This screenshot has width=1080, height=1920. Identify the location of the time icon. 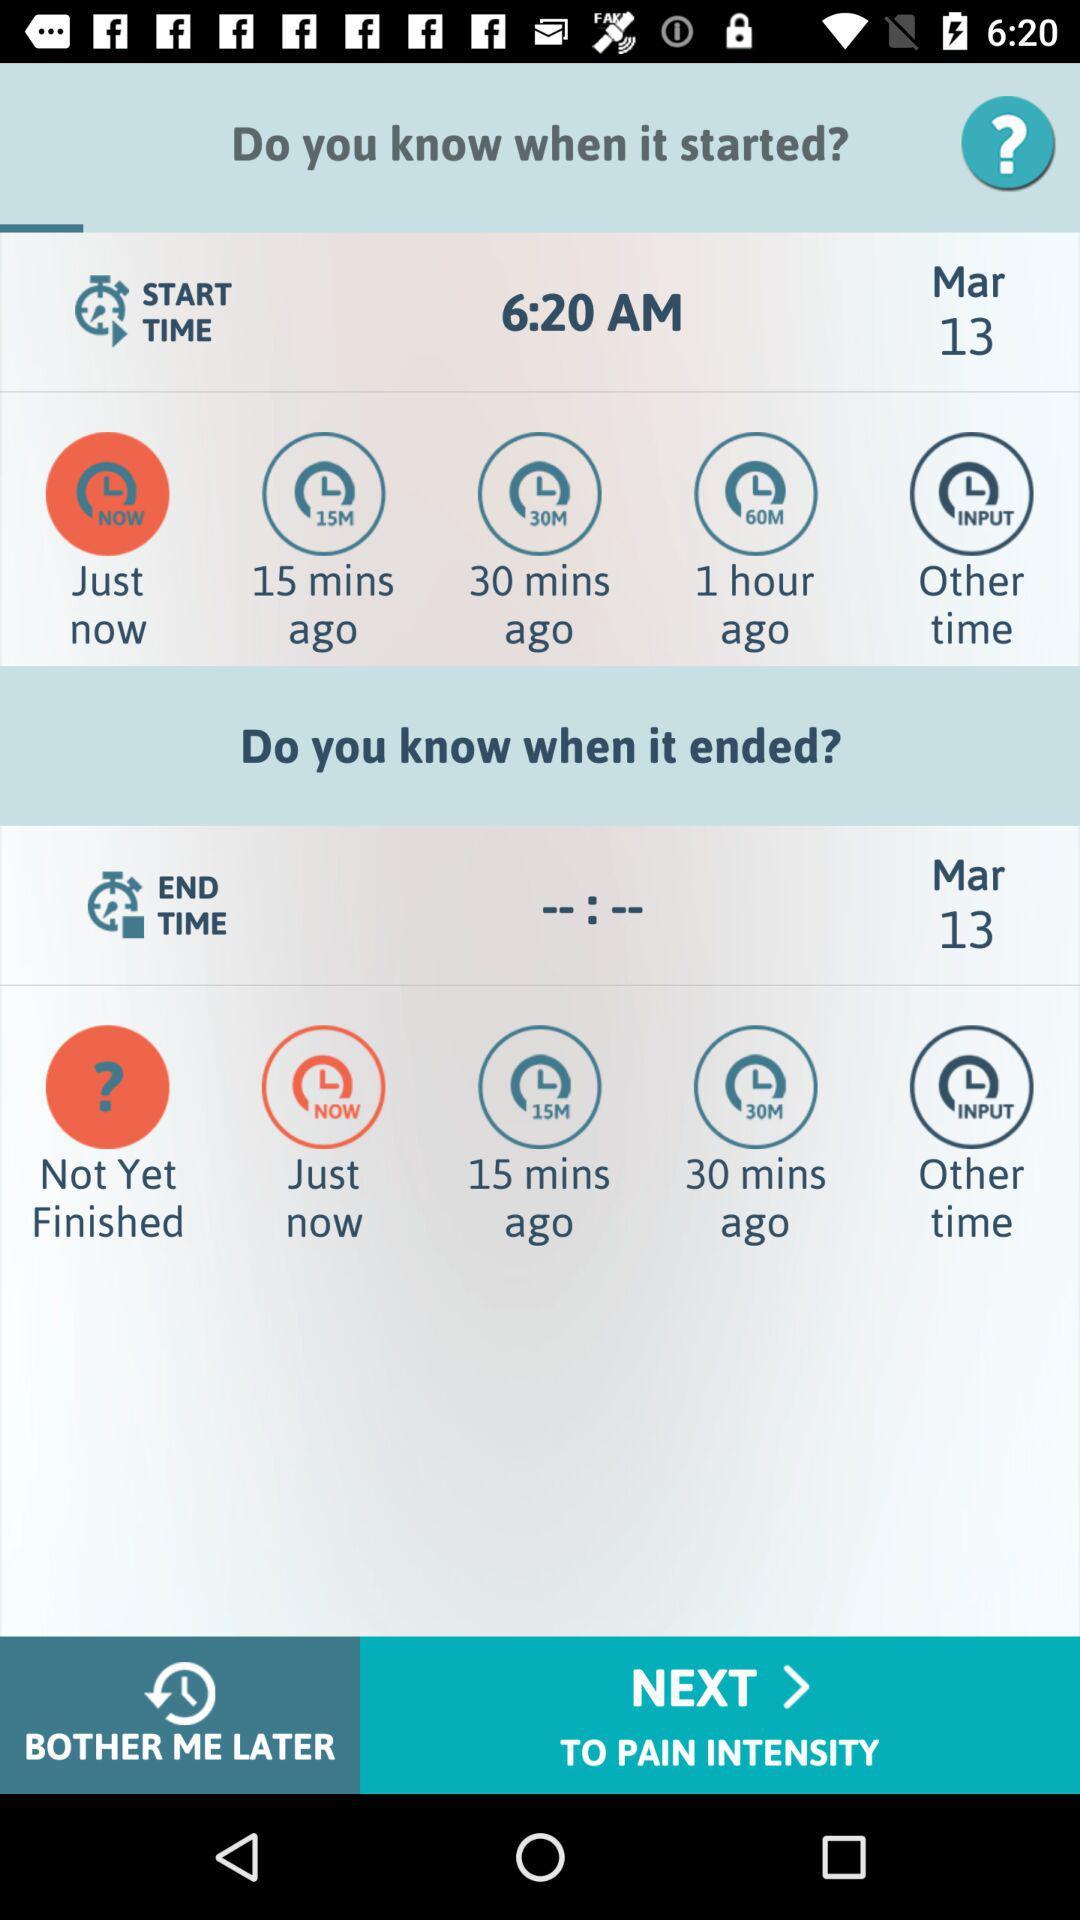
(107, 493).